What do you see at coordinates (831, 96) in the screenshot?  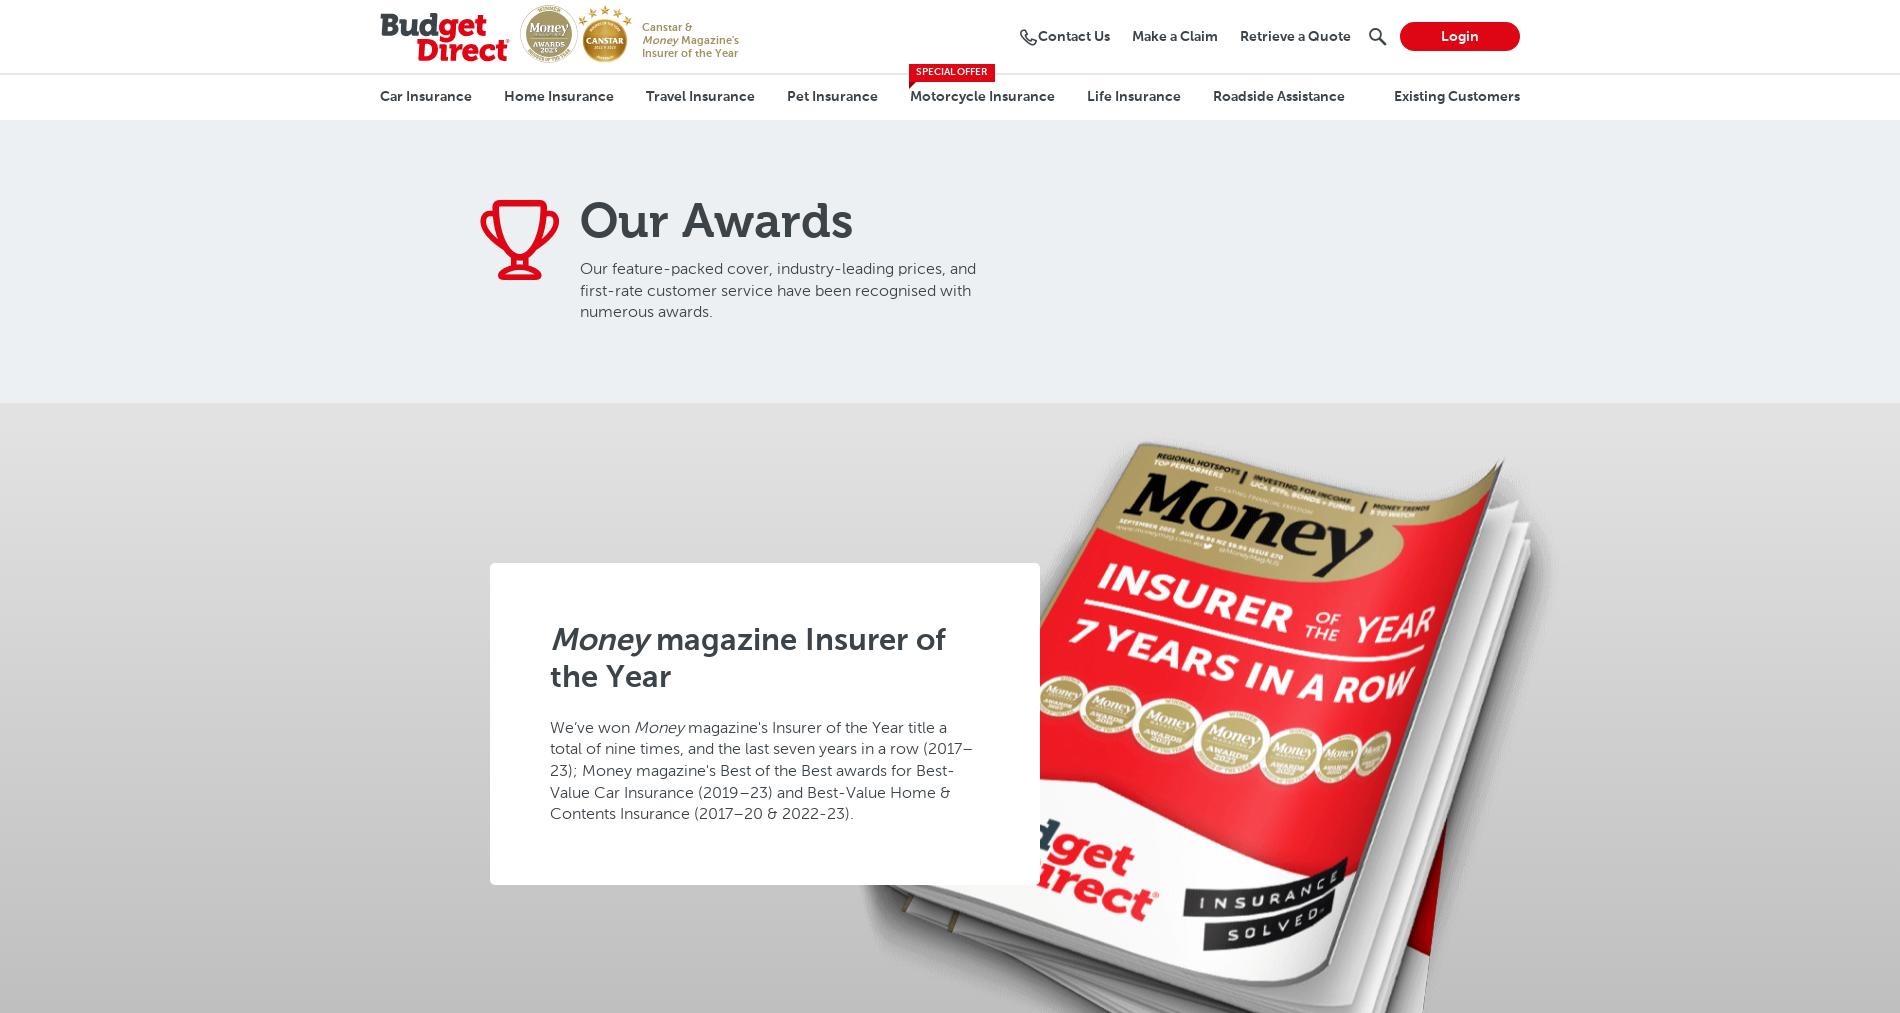 I see `'Pet Insurance'` at bounding box center [831, 96].